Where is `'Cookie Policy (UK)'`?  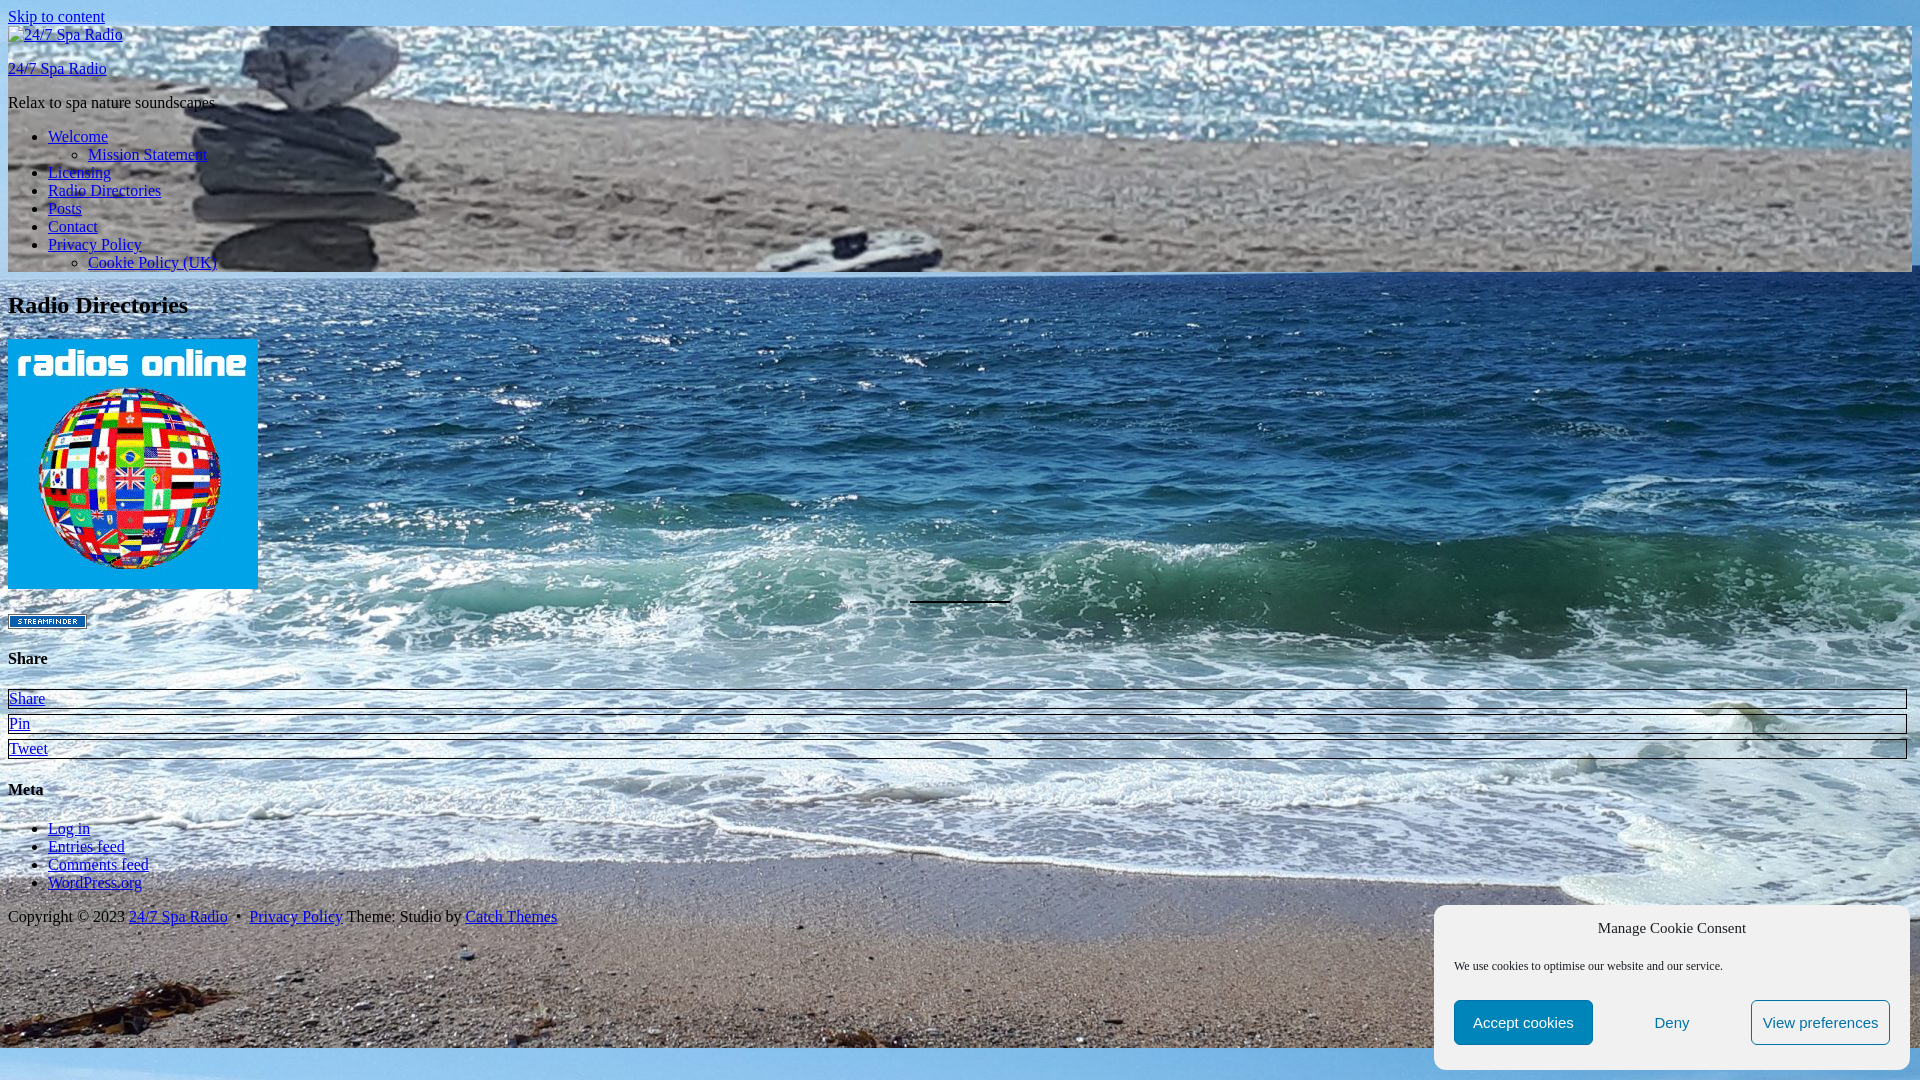
'Cookie Policy (UK)' is located at coordinates (151, 261).